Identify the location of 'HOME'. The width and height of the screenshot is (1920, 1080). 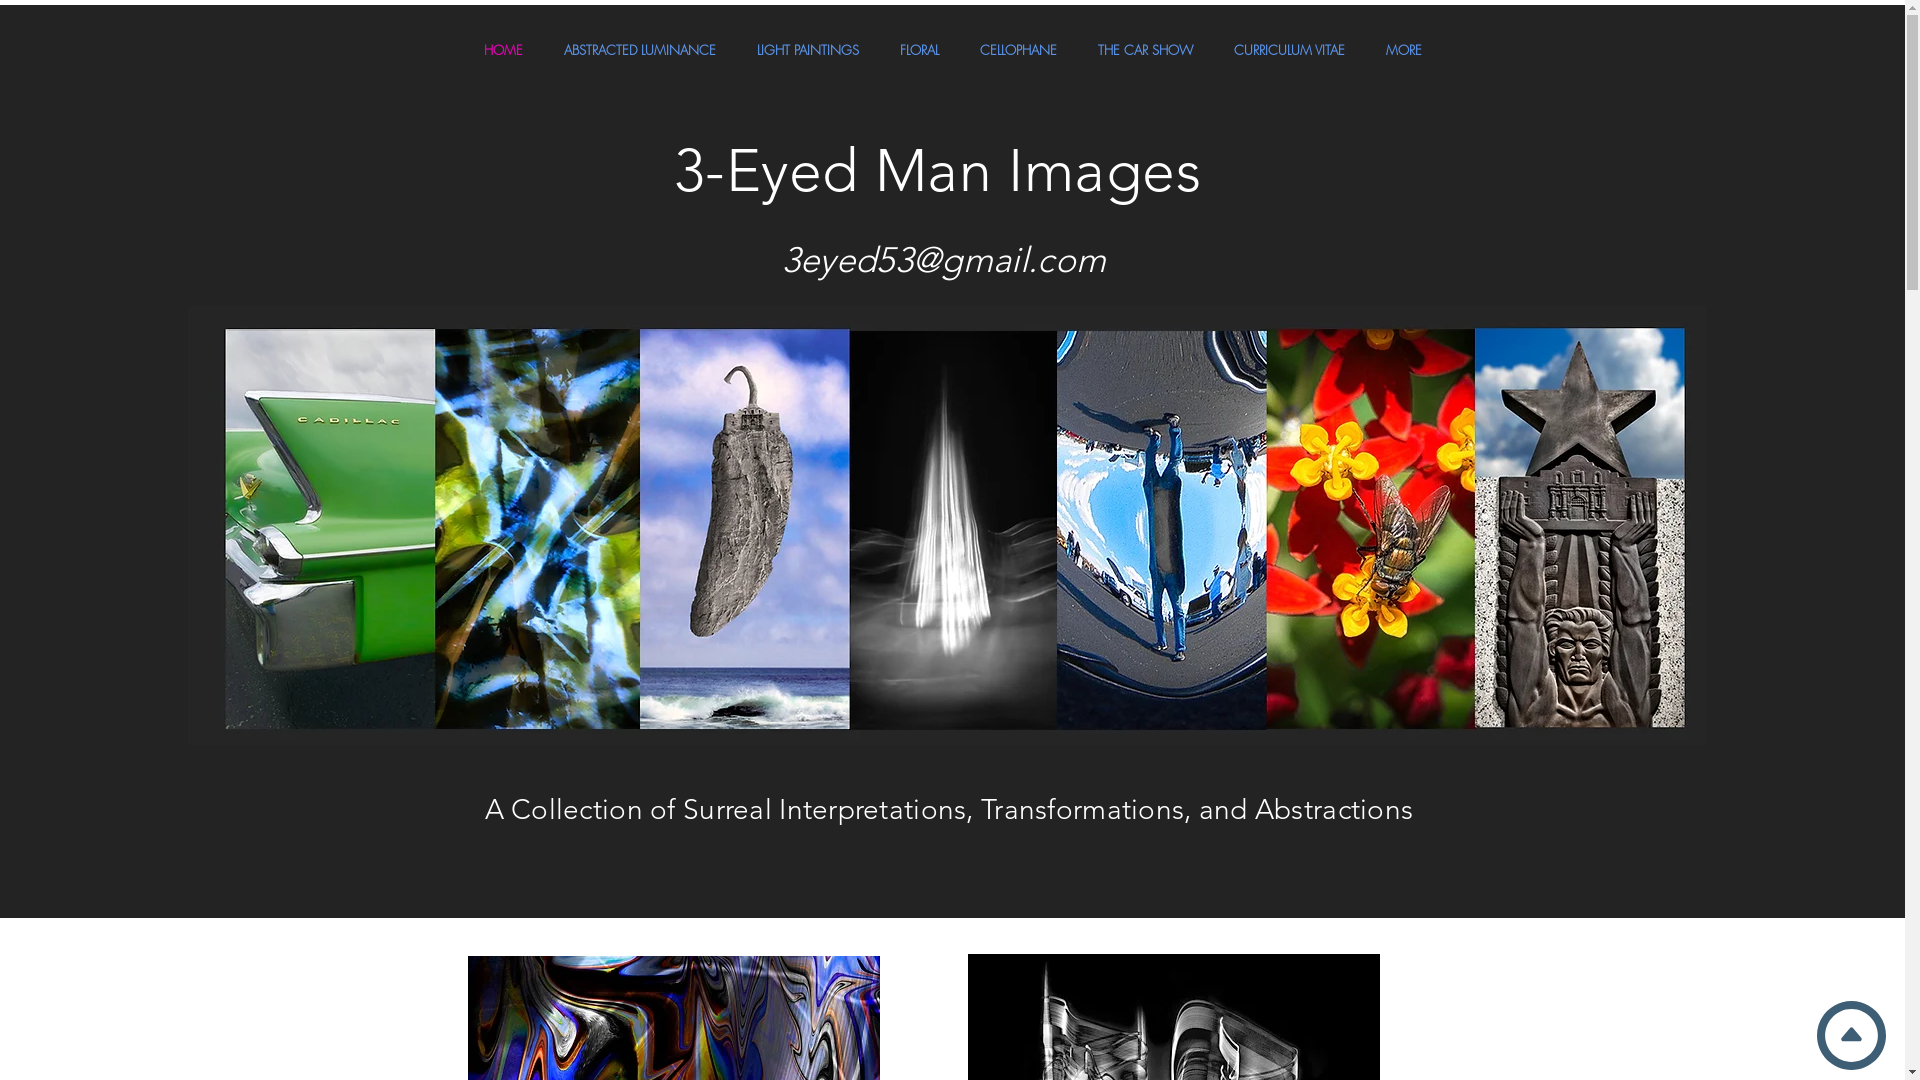
(502, 49).